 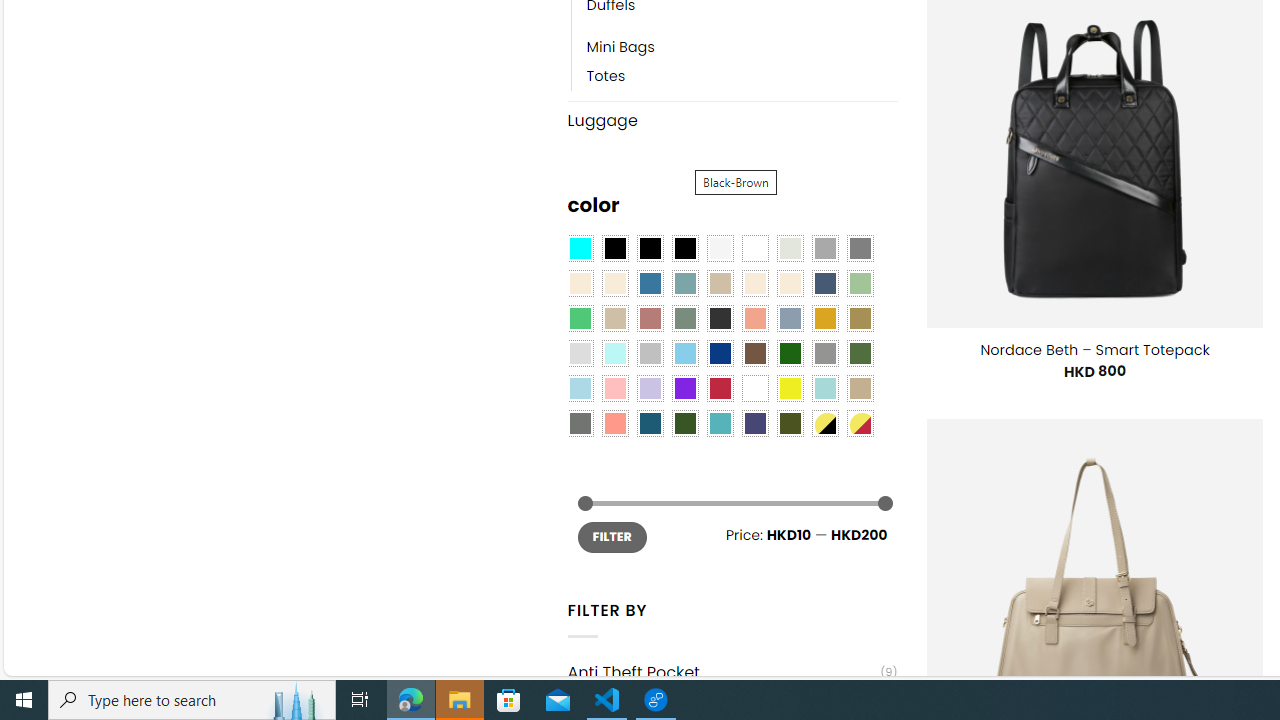 I want to click on 'FILTER', so click(x=611, y=536).